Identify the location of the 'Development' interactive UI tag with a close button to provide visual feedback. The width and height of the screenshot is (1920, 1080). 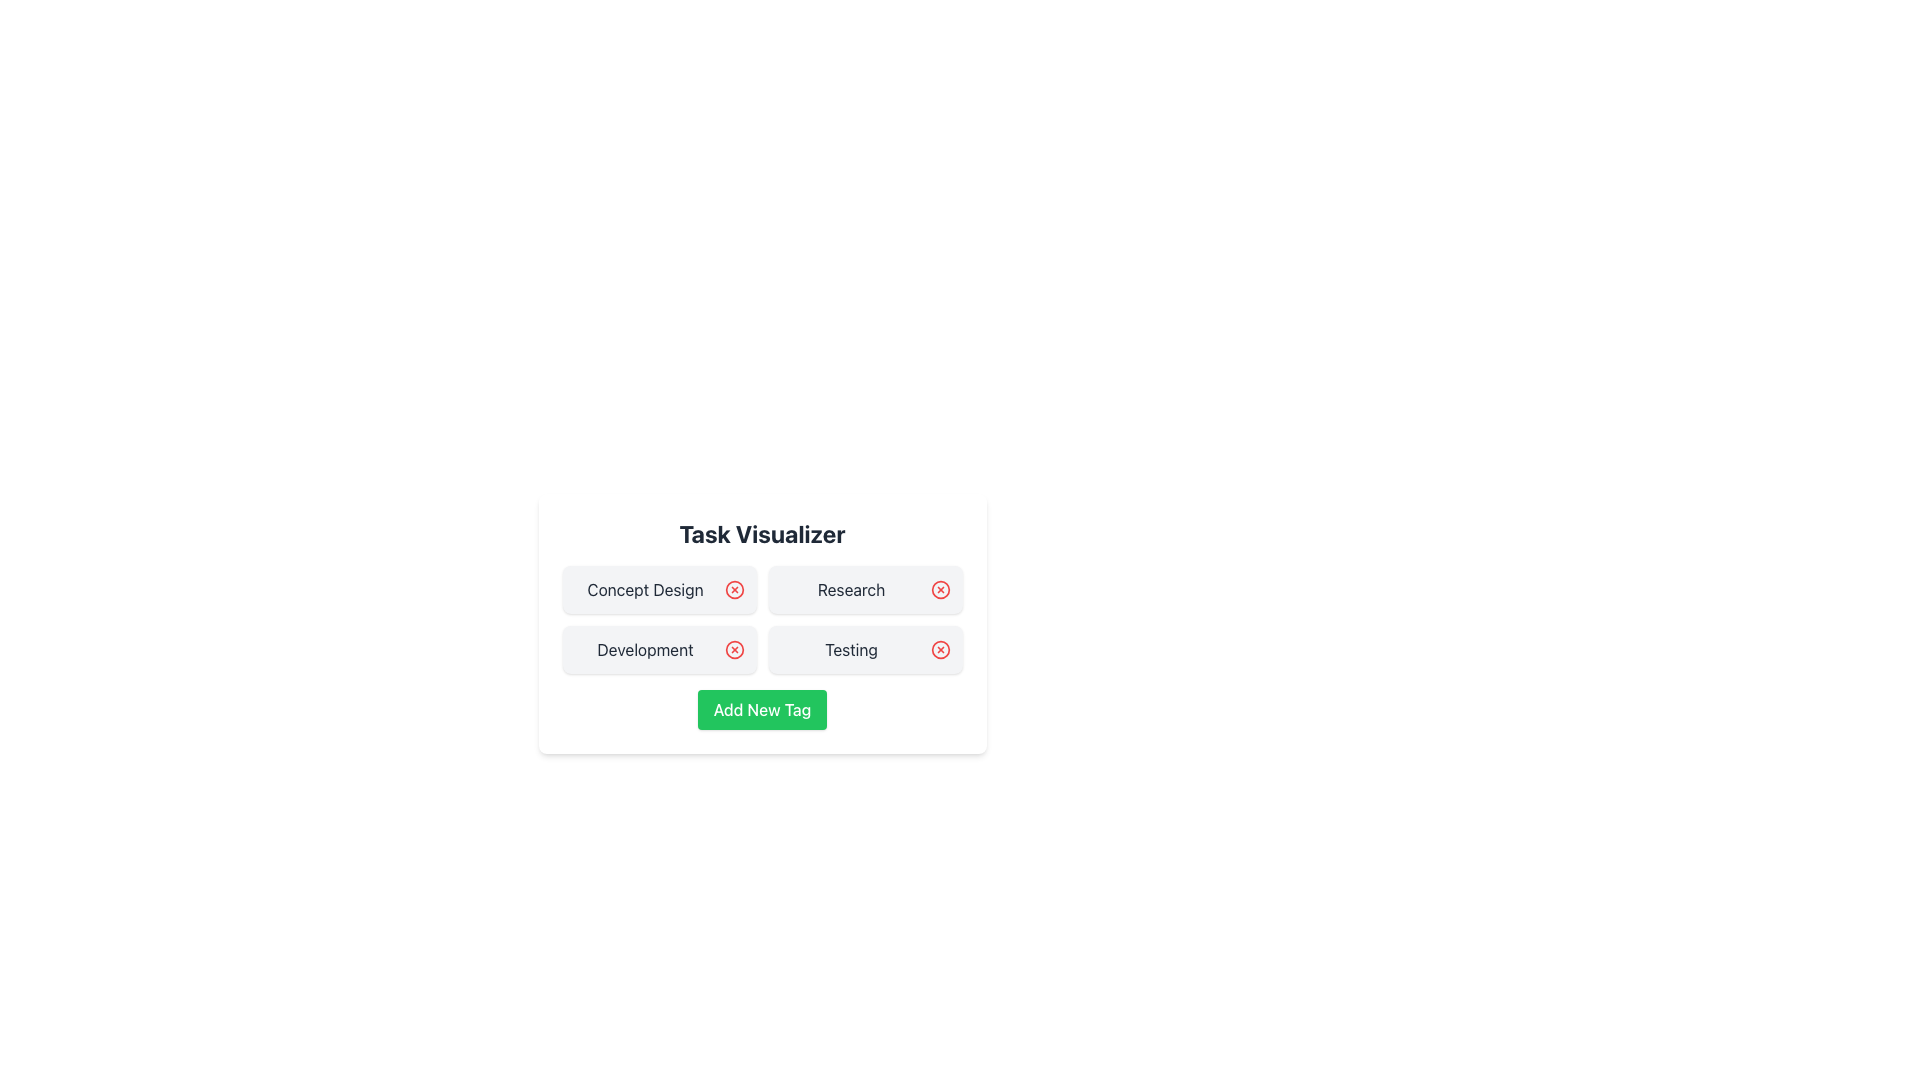
(659, 650).